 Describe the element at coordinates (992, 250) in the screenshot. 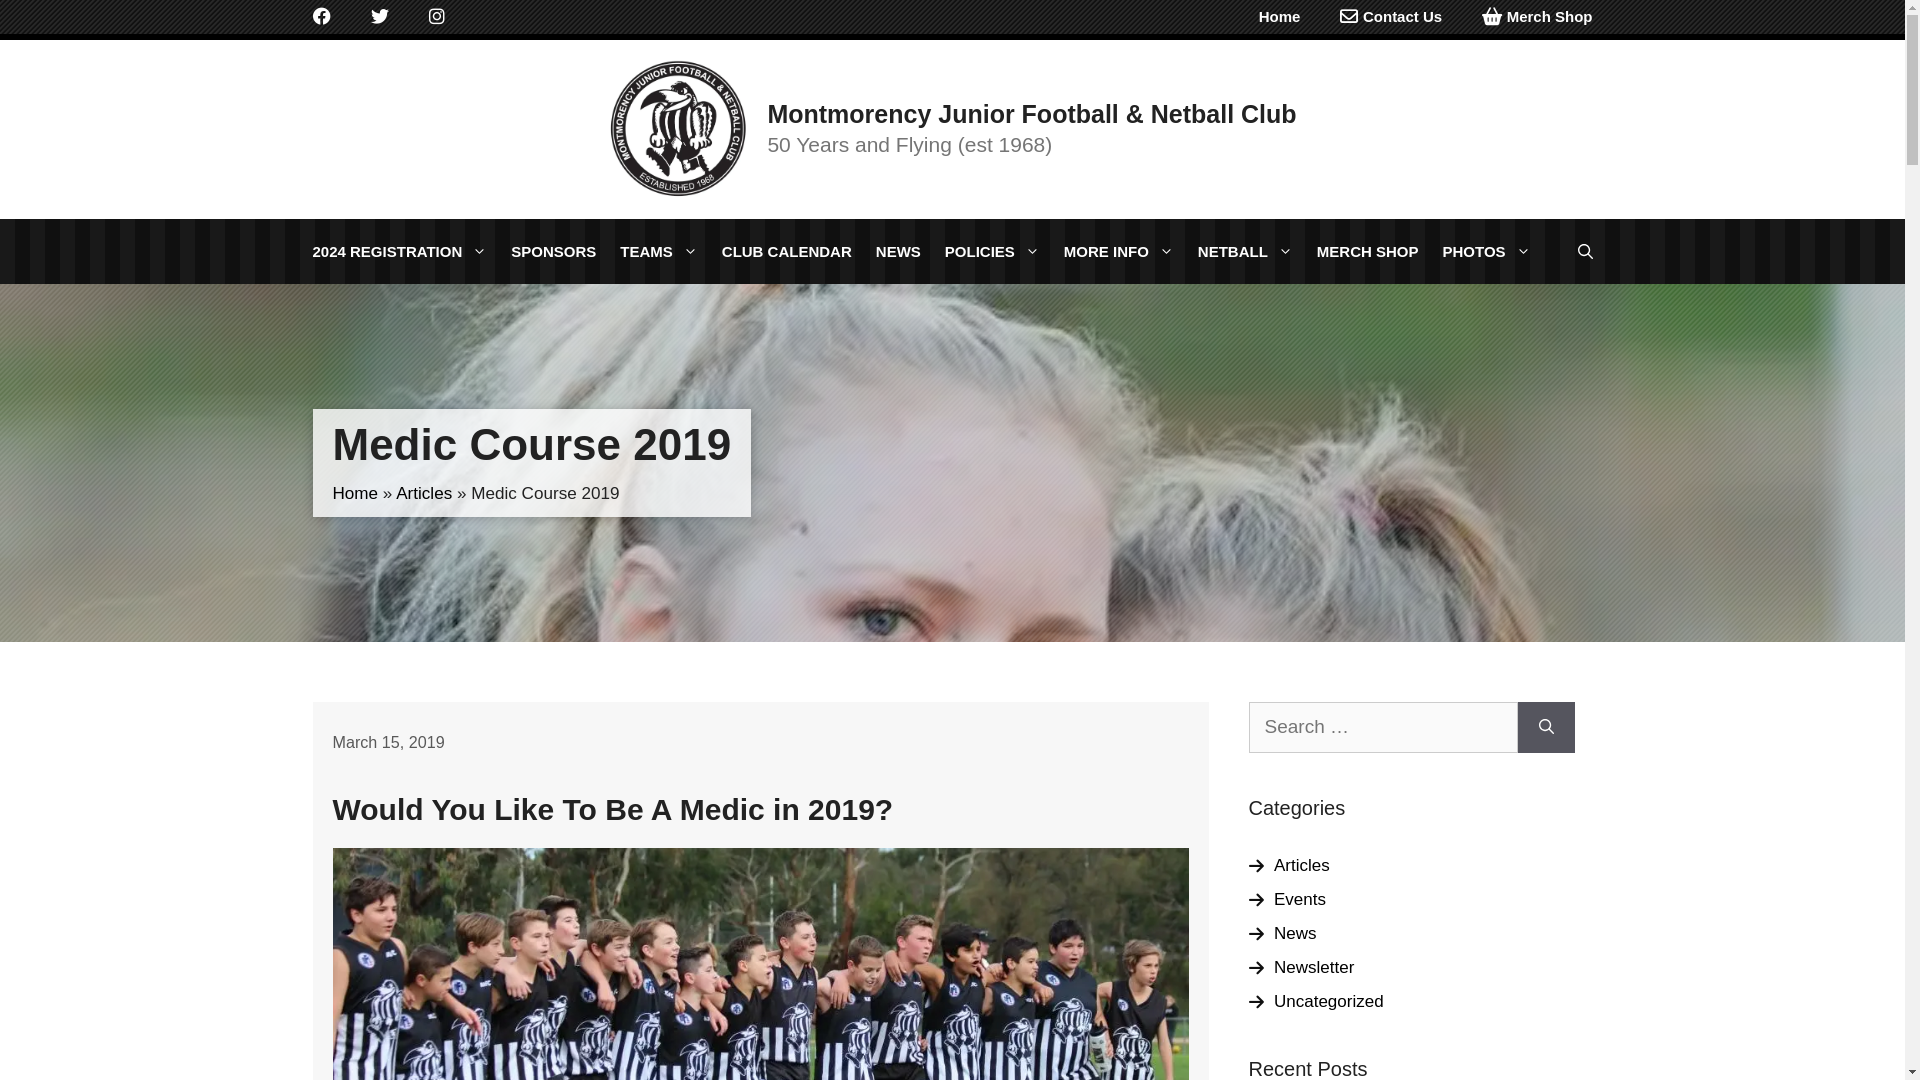

I see `'POLICIES'` at that location.